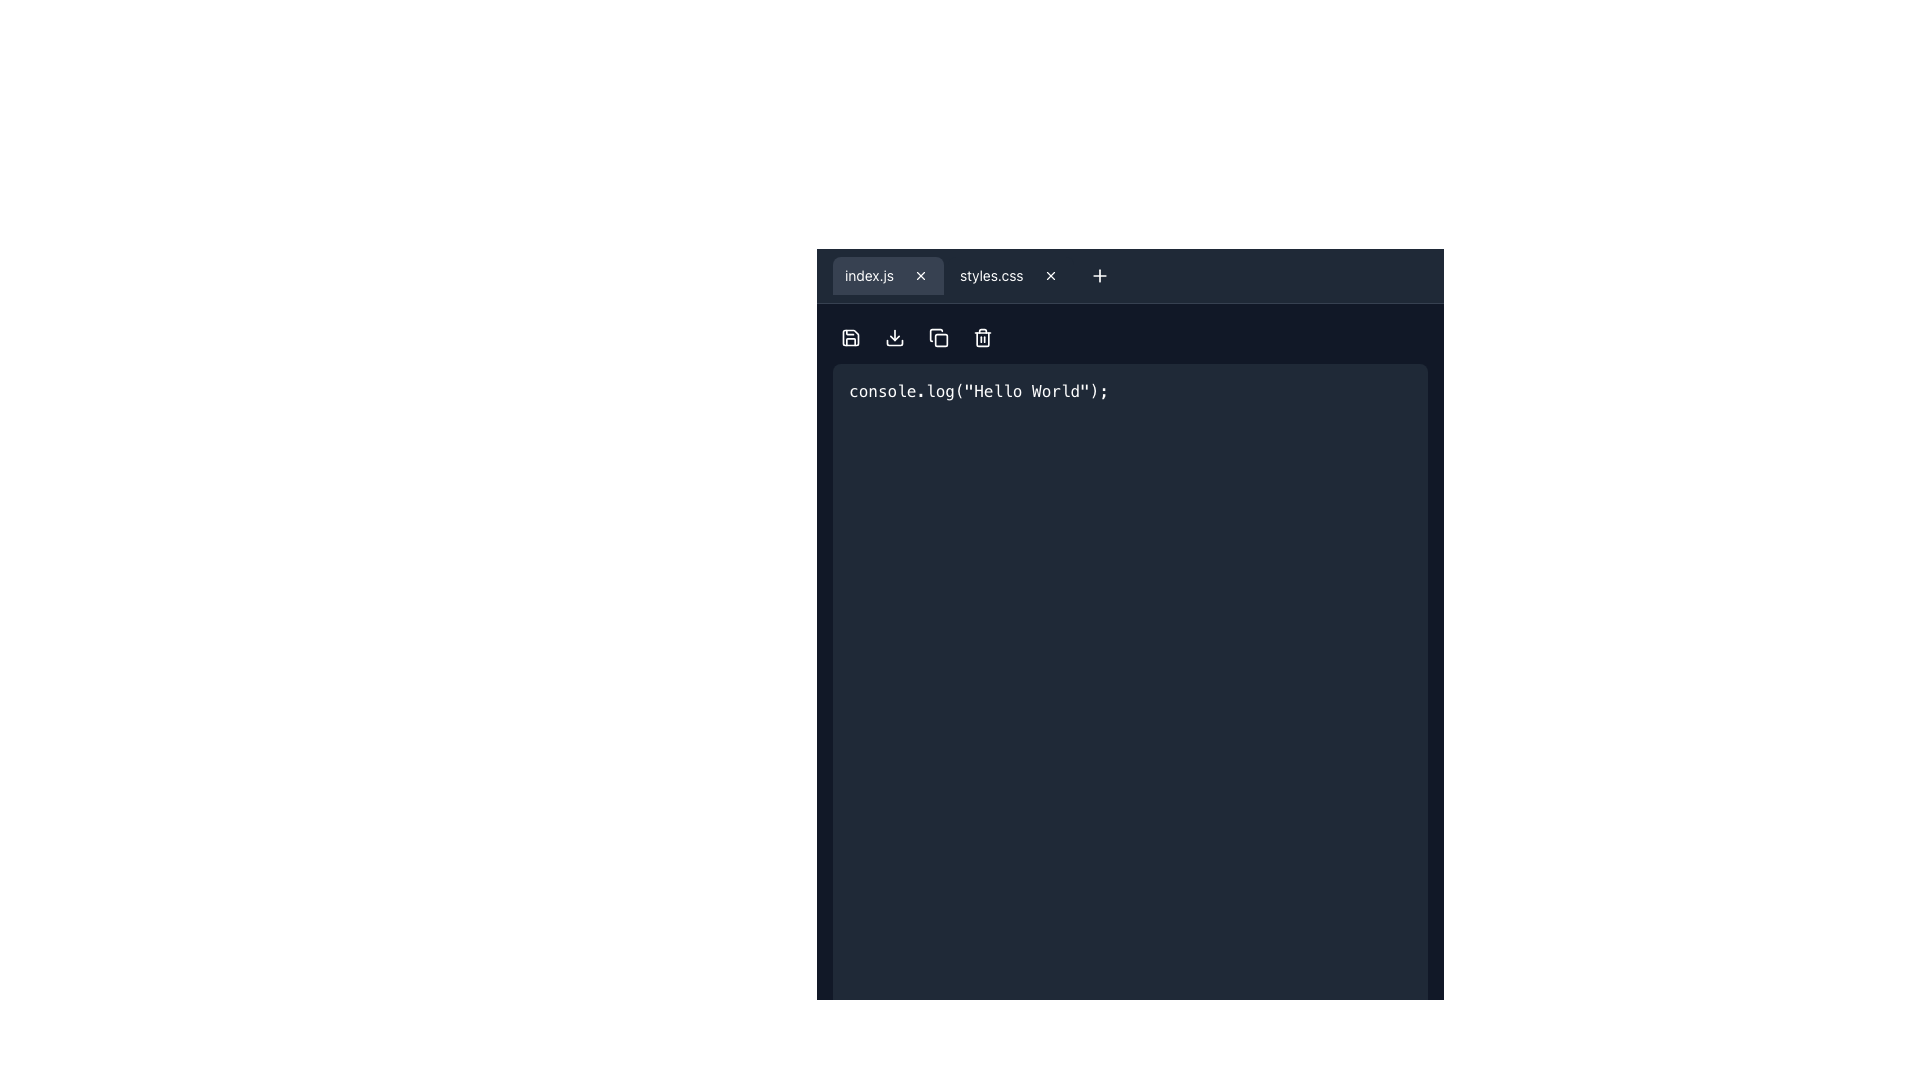  What do you see at coordinates (1010, 276) in the screenshot?
I see `the 'X' icon on the second tab labeled 'styles.css' in the tabbed navigation interface` at bounding box center [1010, 276].